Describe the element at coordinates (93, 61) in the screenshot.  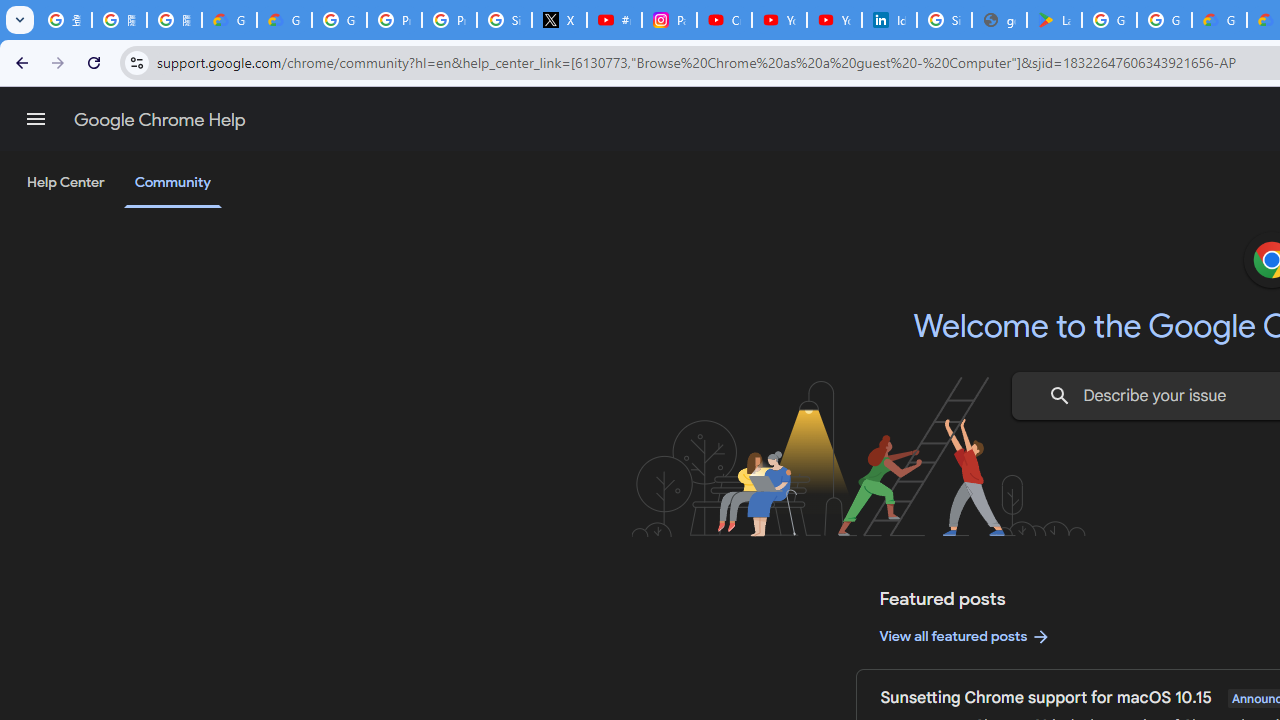
I see `'Reload'` at that location.